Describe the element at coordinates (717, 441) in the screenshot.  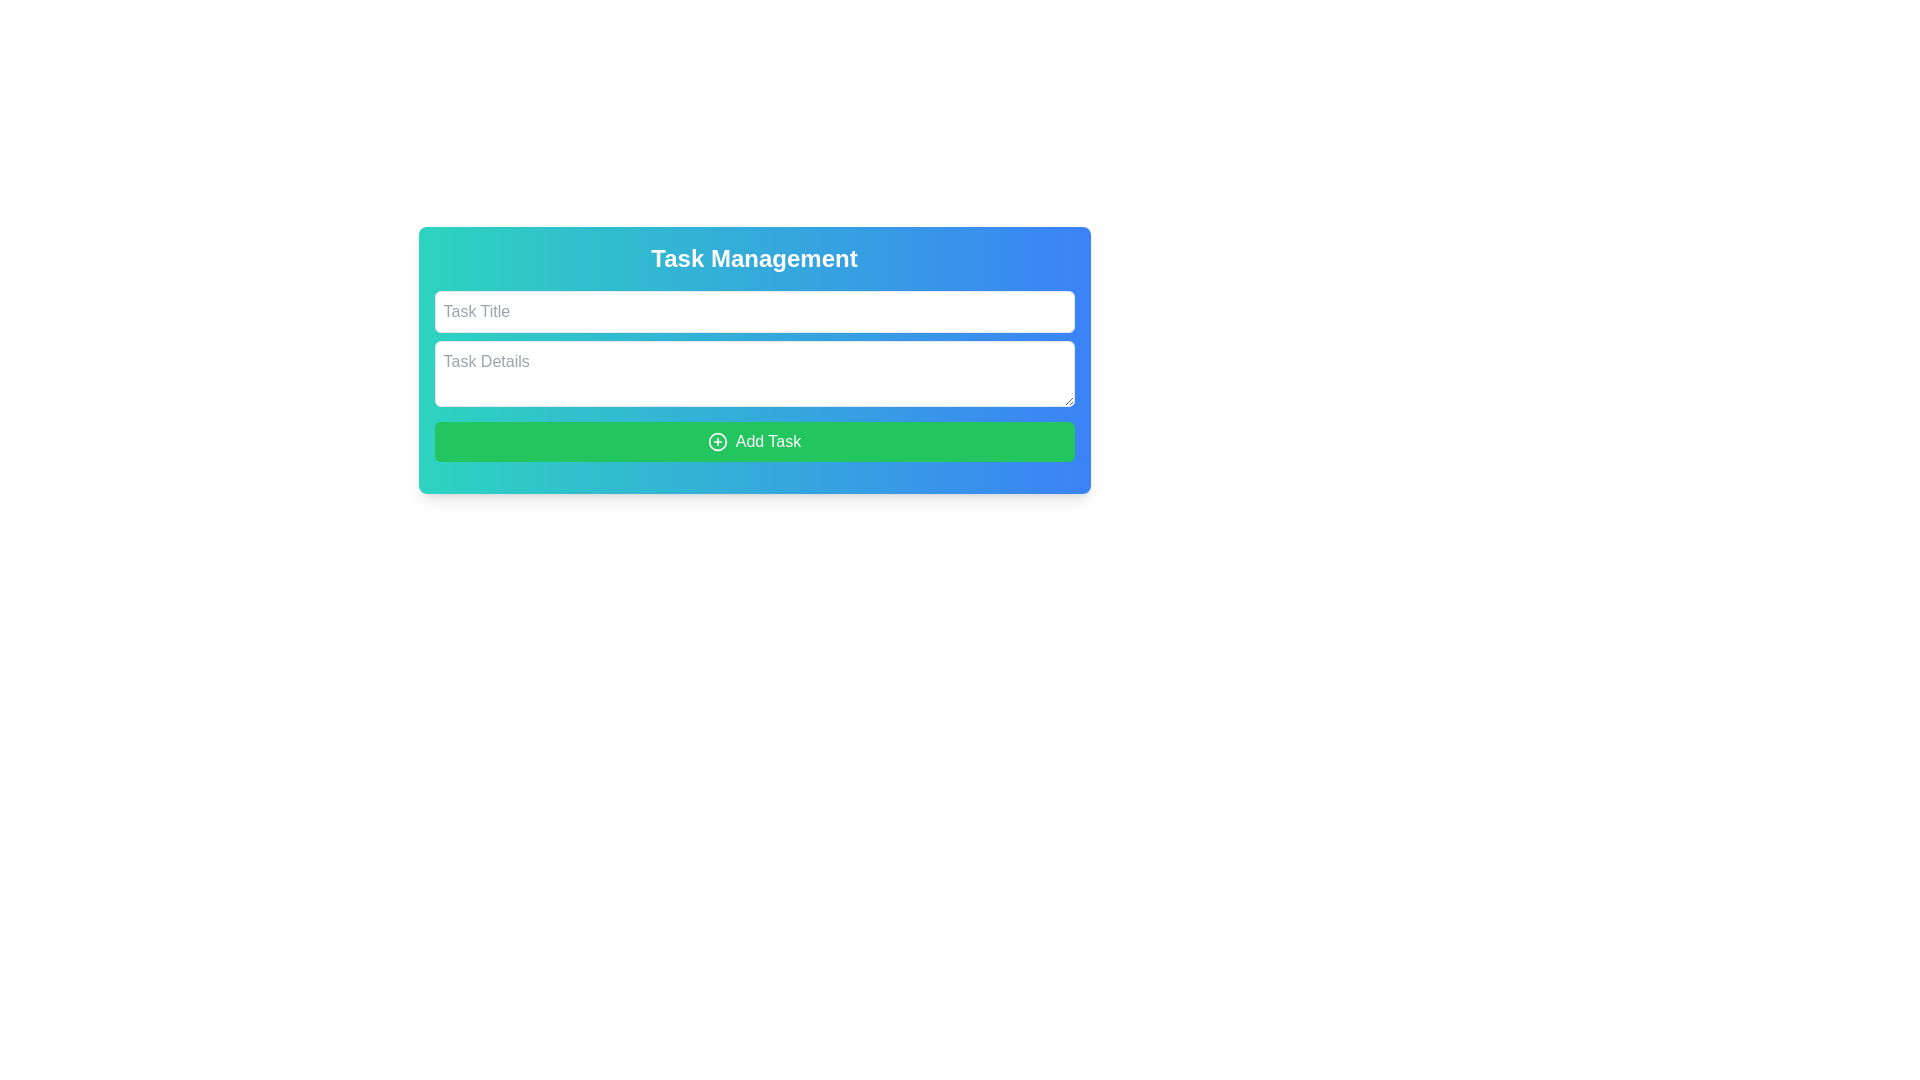
I see `the icon on the 'Add Task' button, which visually marks the button's purpose of adding a task` at that location.